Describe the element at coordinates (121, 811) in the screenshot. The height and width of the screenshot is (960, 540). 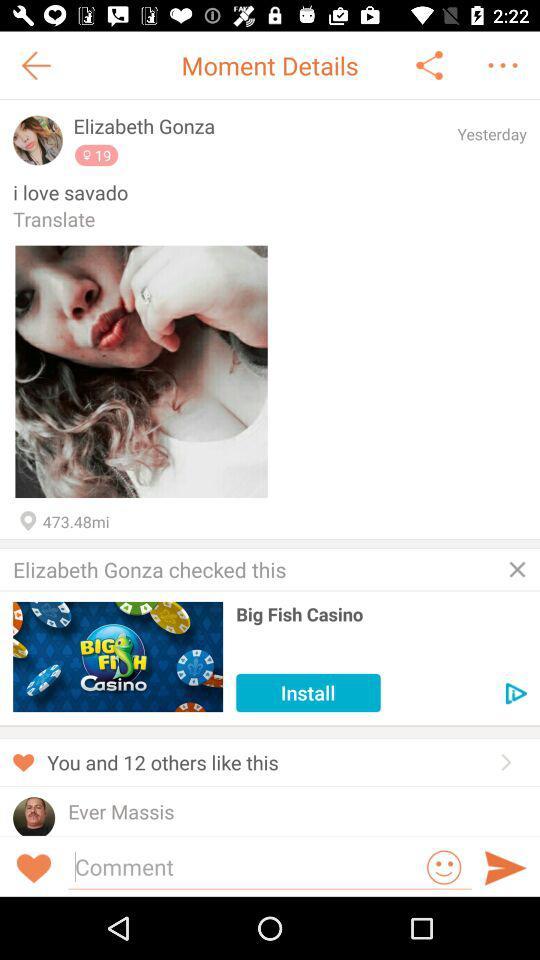
I see `the app above quelinda app` at that location.